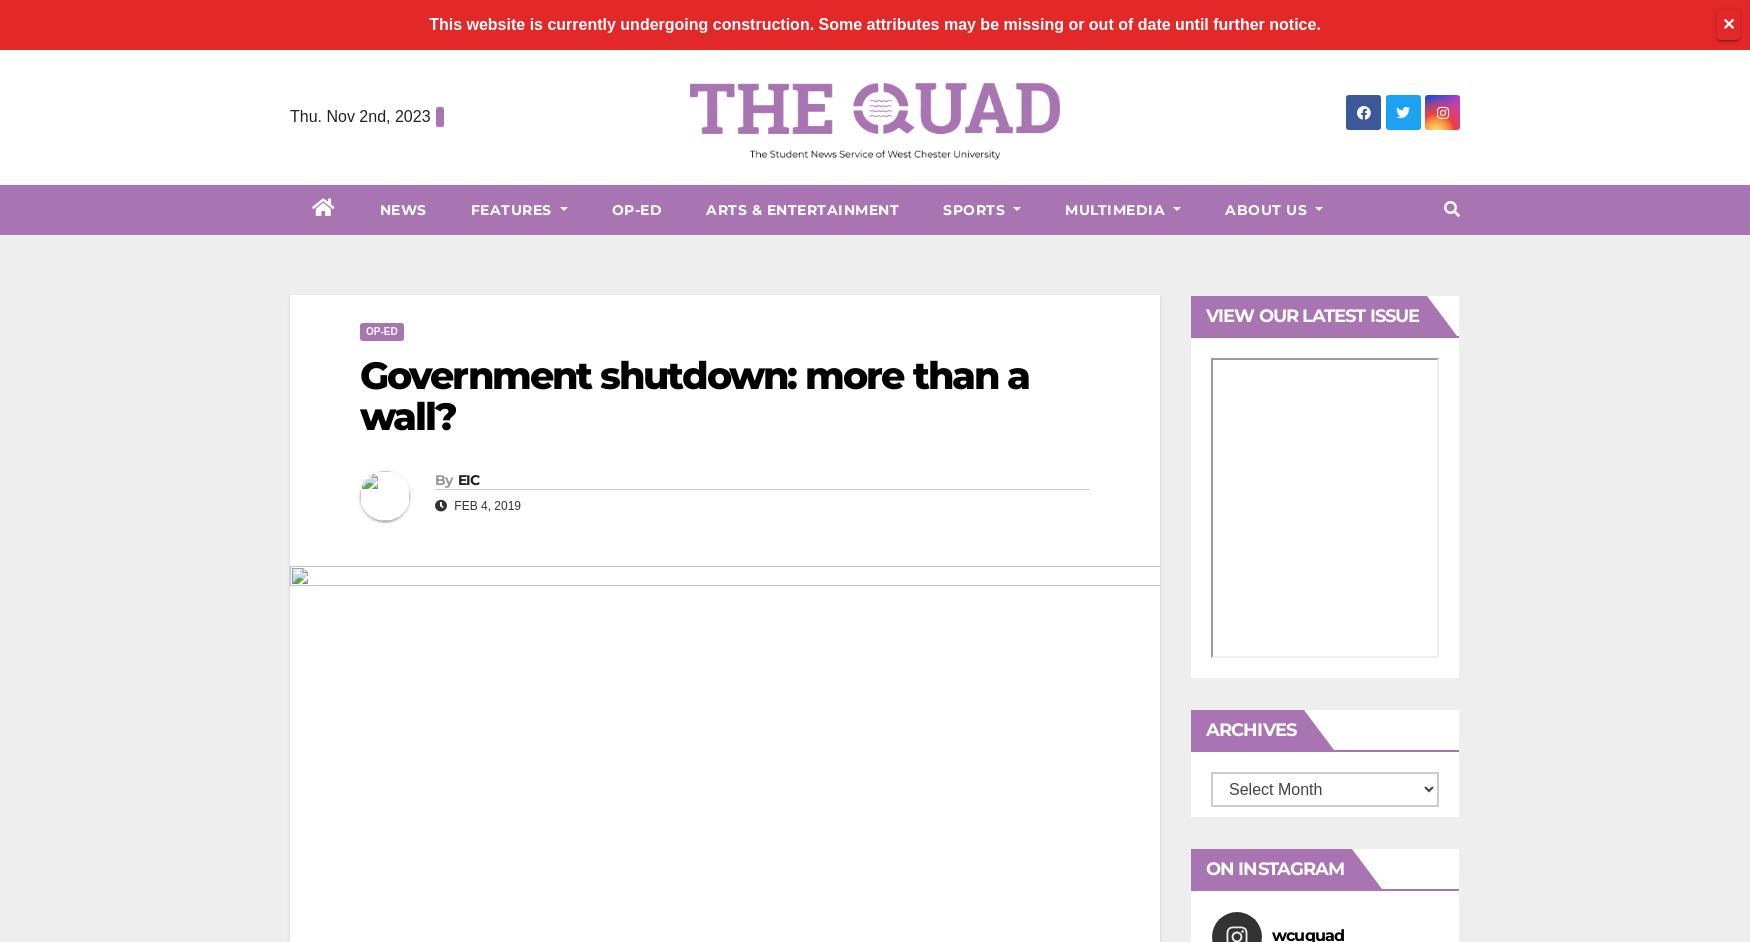  Describe the element at coordinates (380, 330) in the screenshot. I see `'Op-ed'` at that location.